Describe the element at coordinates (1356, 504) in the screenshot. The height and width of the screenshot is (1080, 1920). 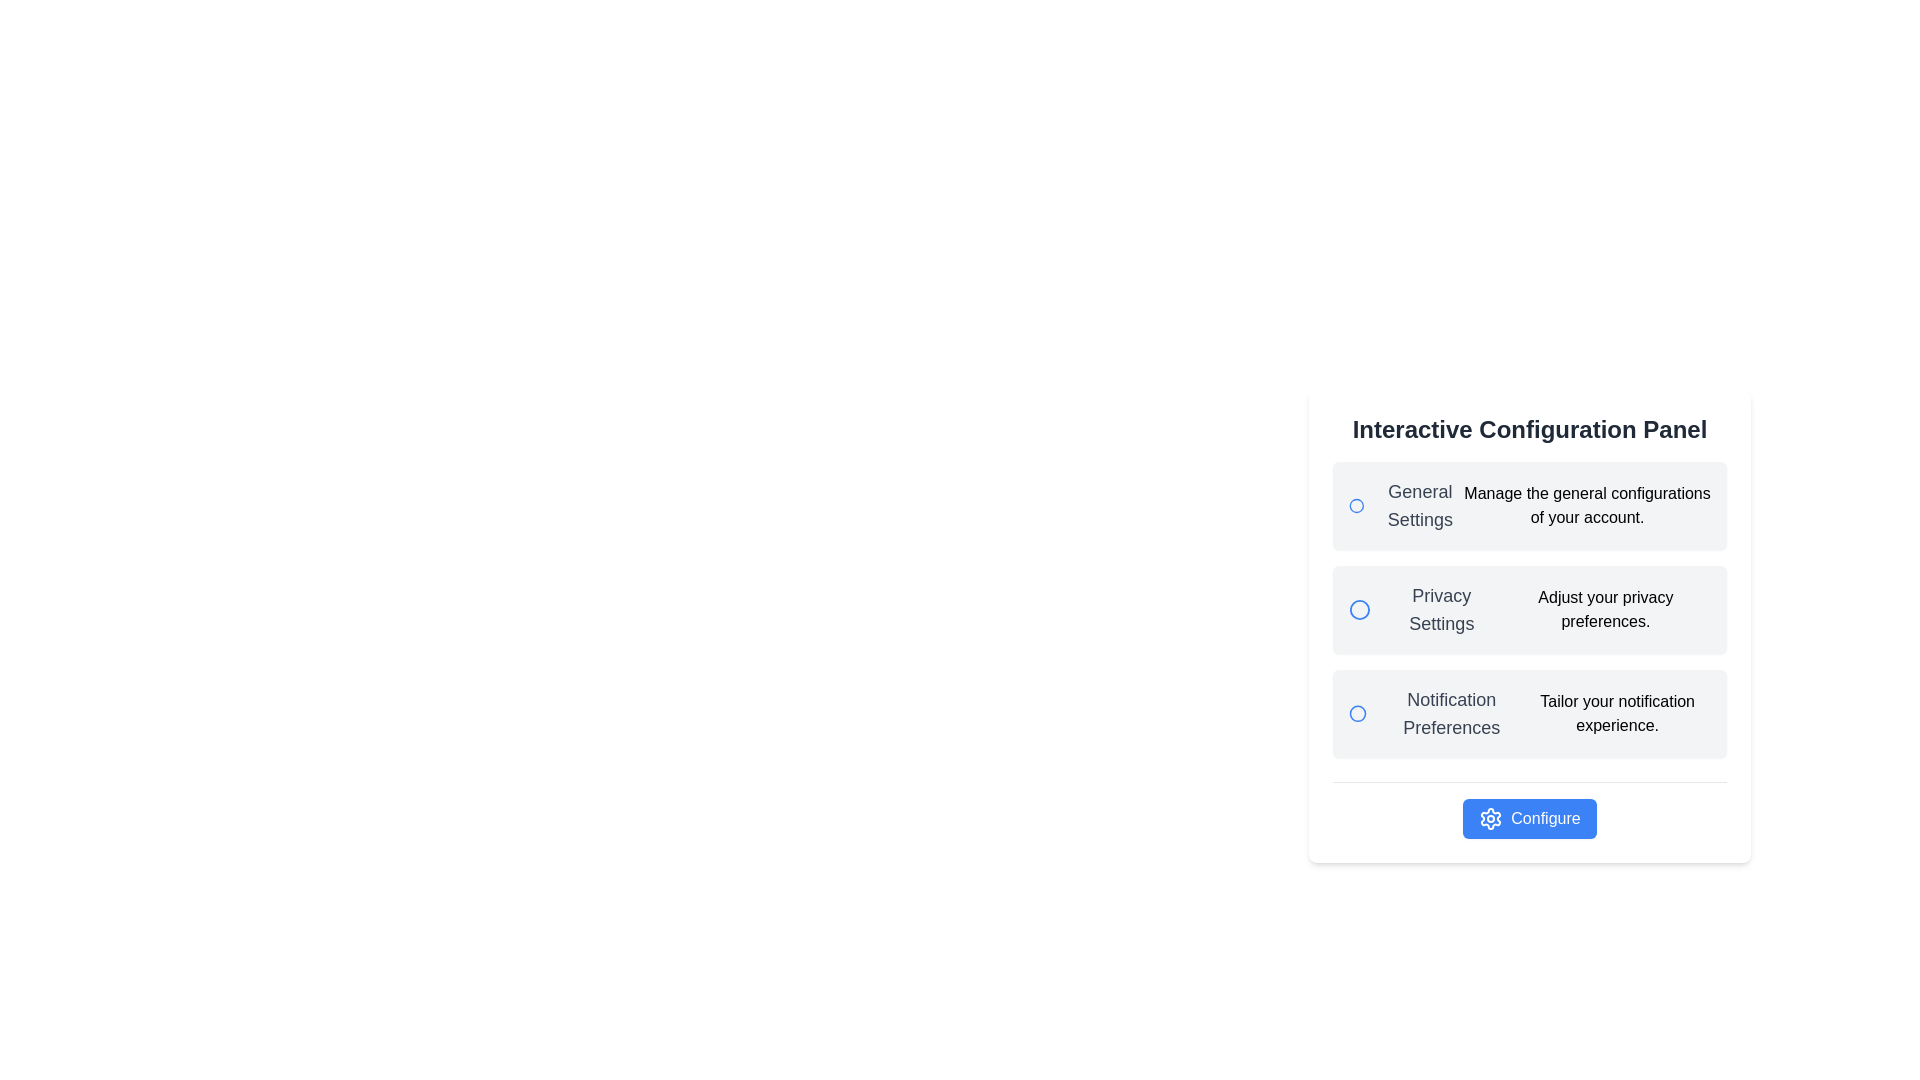
I see `the prominent circular icon located inside the 'Interactive Configuration Panel'` at that location.